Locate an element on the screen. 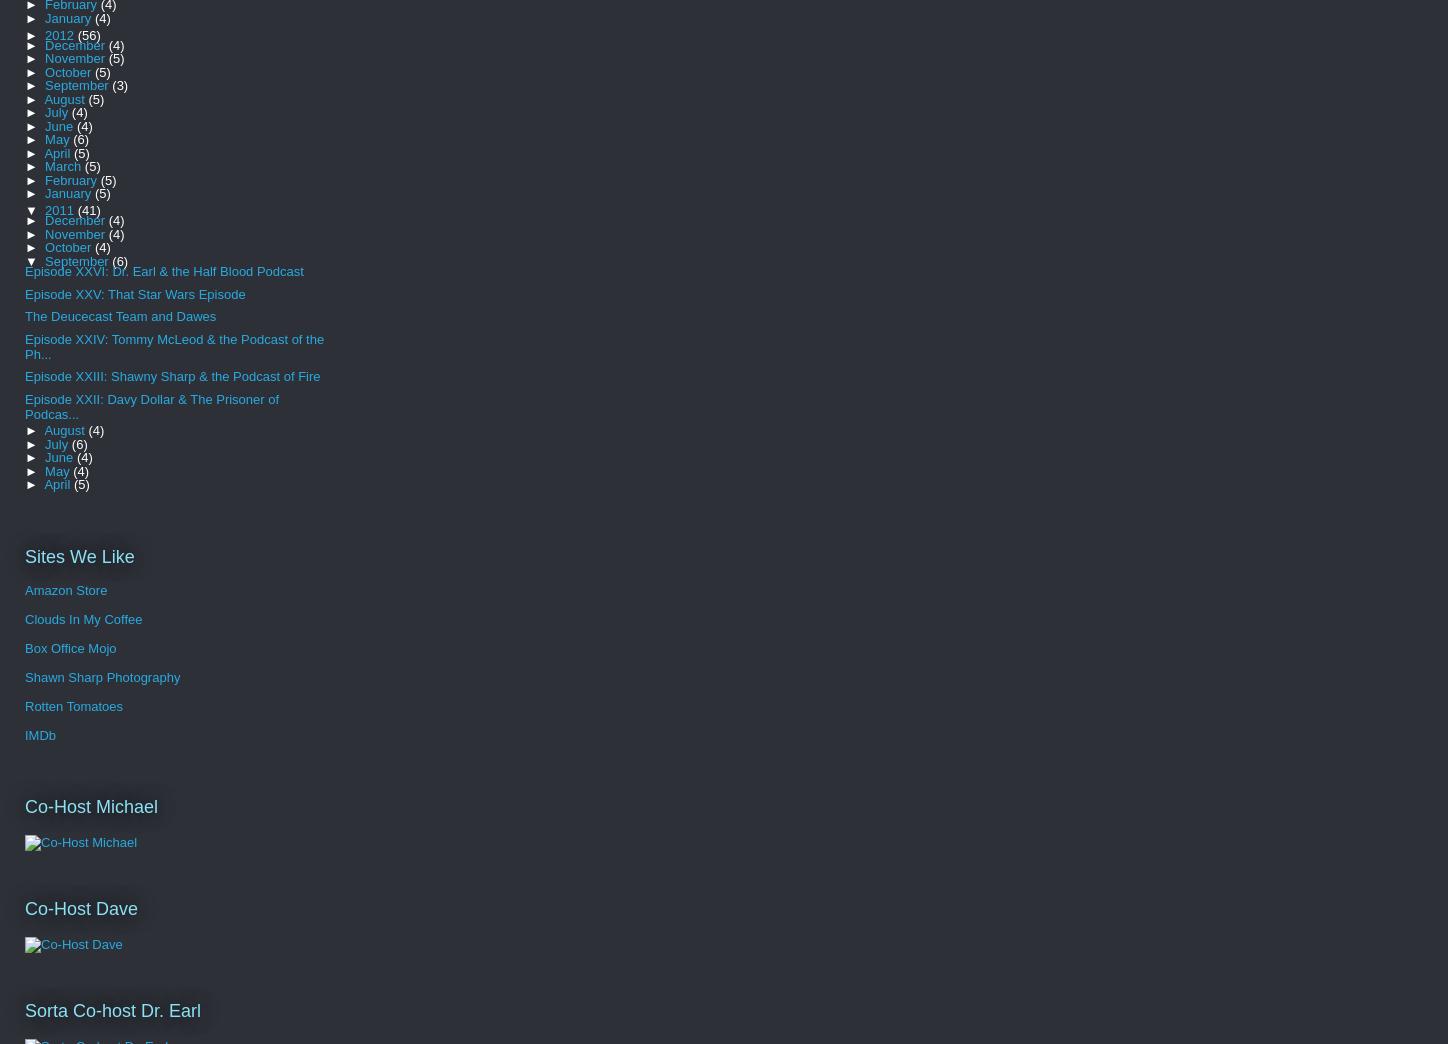  'Episode XXIII:  Shawny Sharp & the Podcast of Fire' is located at coordinates (171, 376).